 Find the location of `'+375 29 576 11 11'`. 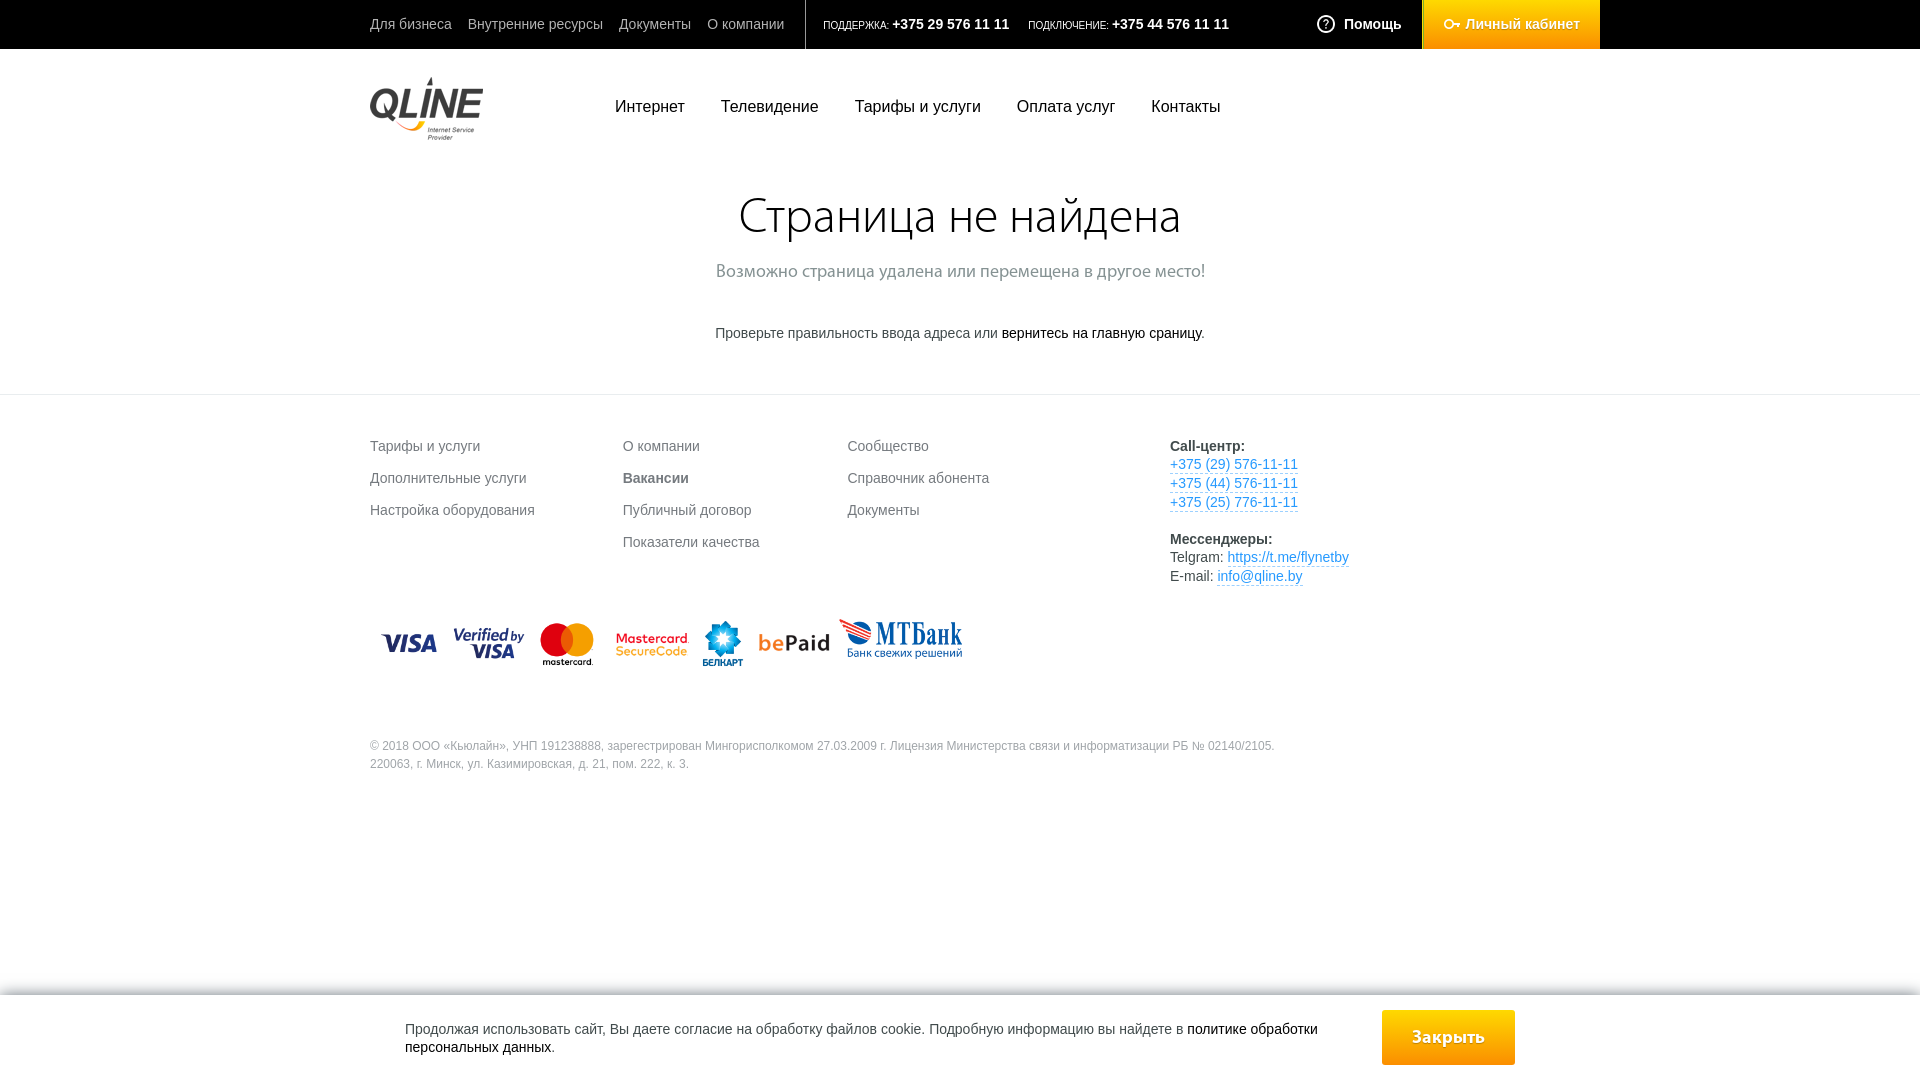

'+375 29 576 11 11' is located at coordinates (949, 23).